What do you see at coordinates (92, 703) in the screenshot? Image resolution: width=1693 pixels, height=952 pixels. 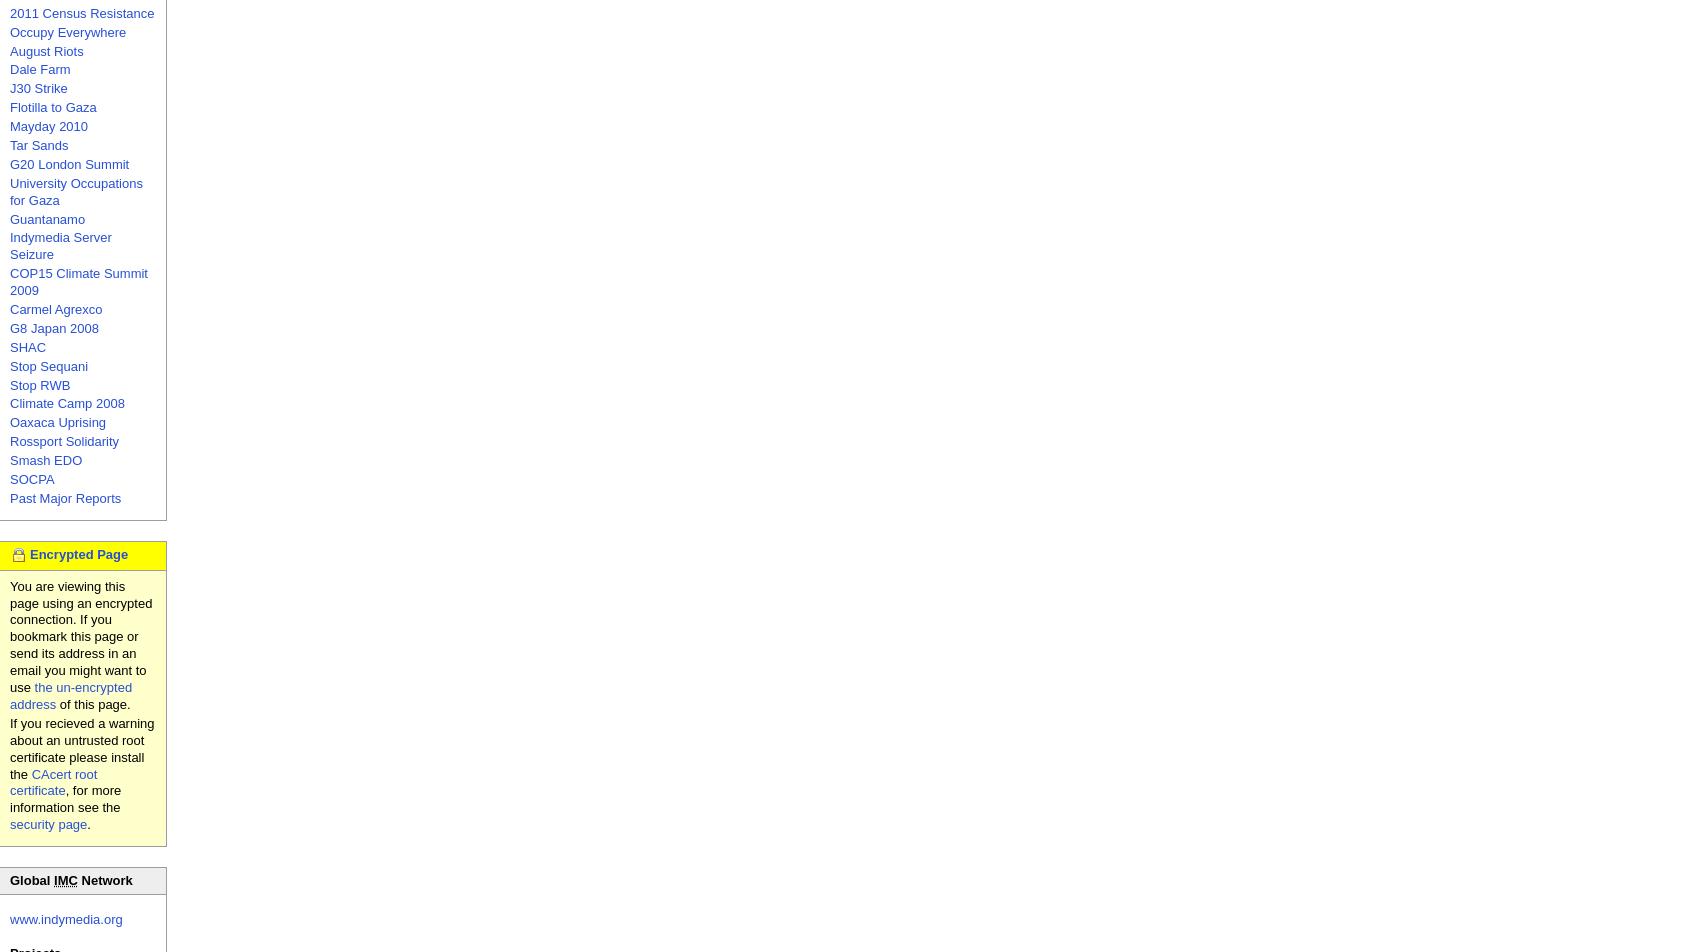 I see `'of this page.'` at bounding box center [92, 703].